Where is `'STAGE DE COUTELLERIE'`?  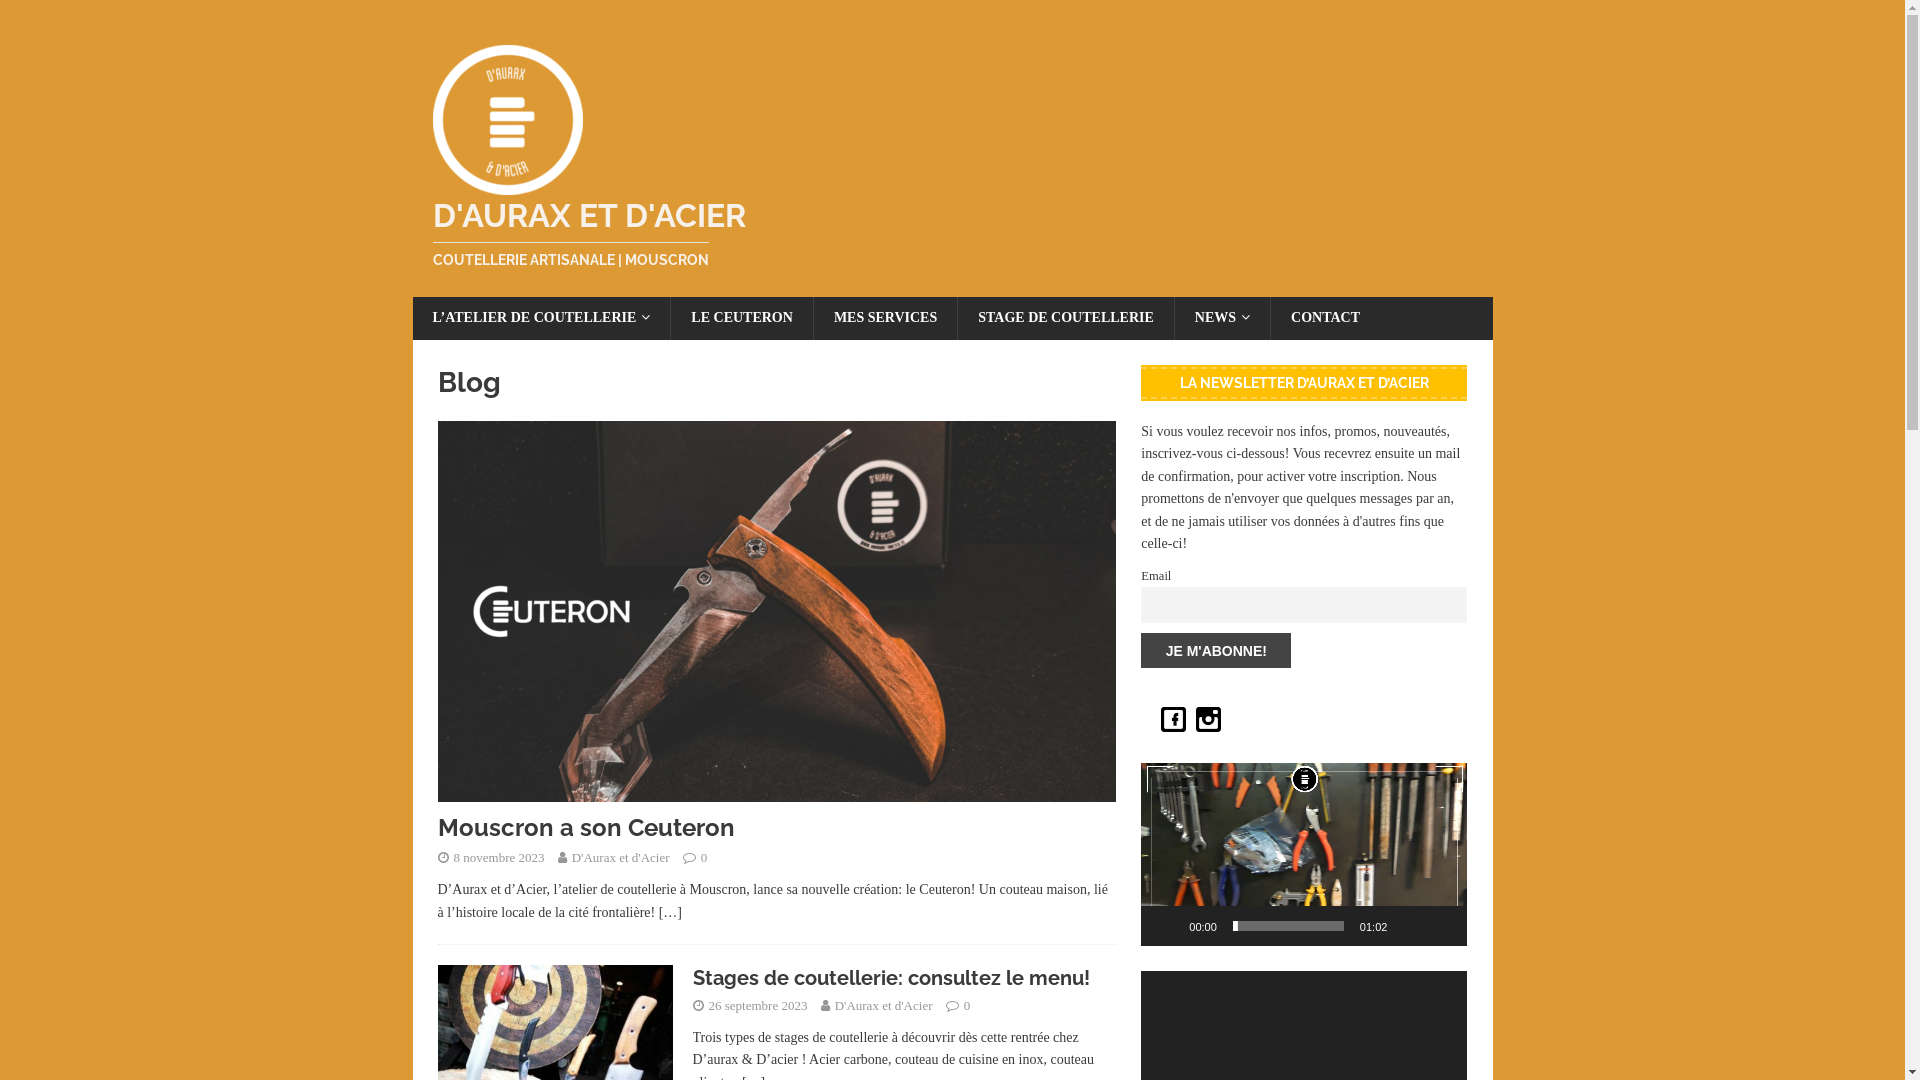 'STAGE DE COUTELLERIE' is located at coordinates (1064, 316).